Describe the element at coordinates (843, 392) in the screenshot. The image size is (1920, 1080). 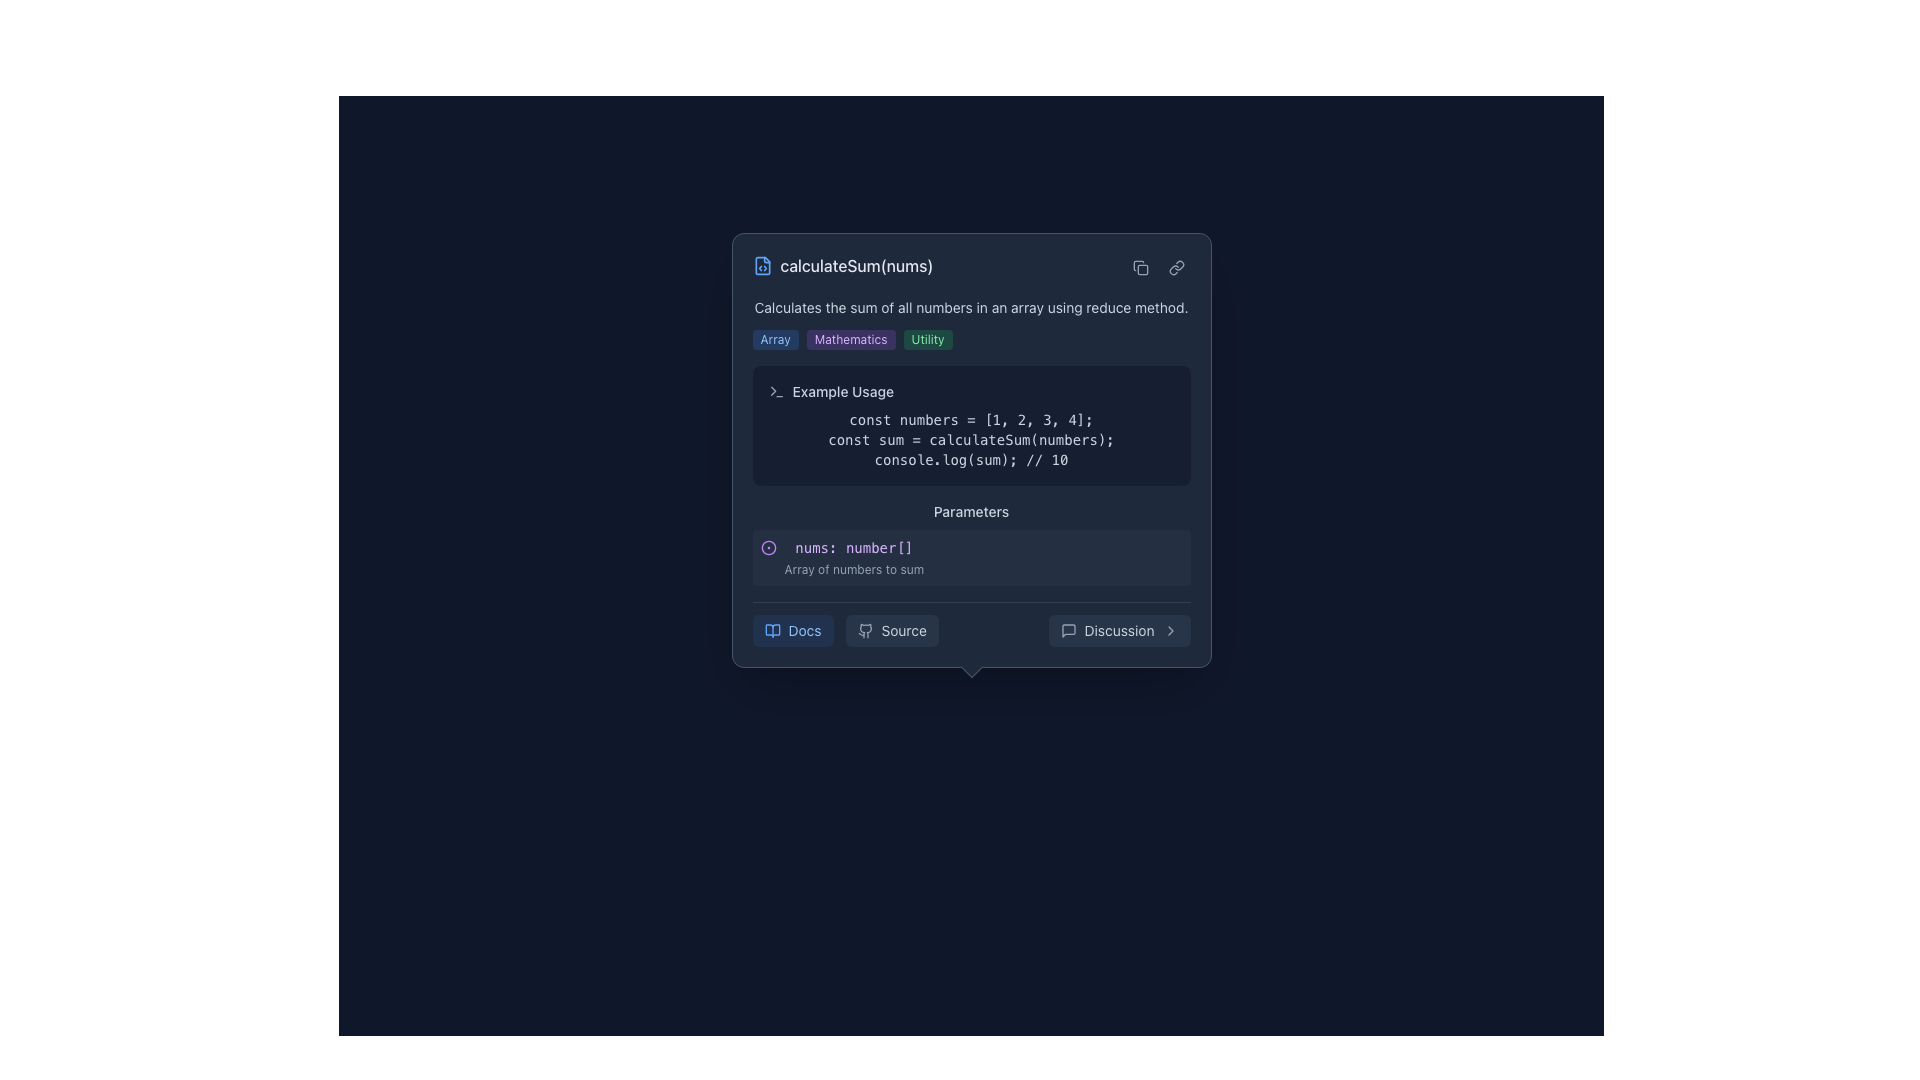
I see `the Text label that provides context to a code snippet, which is centrally positioned in the upper section of a pop-up interface` at that location.